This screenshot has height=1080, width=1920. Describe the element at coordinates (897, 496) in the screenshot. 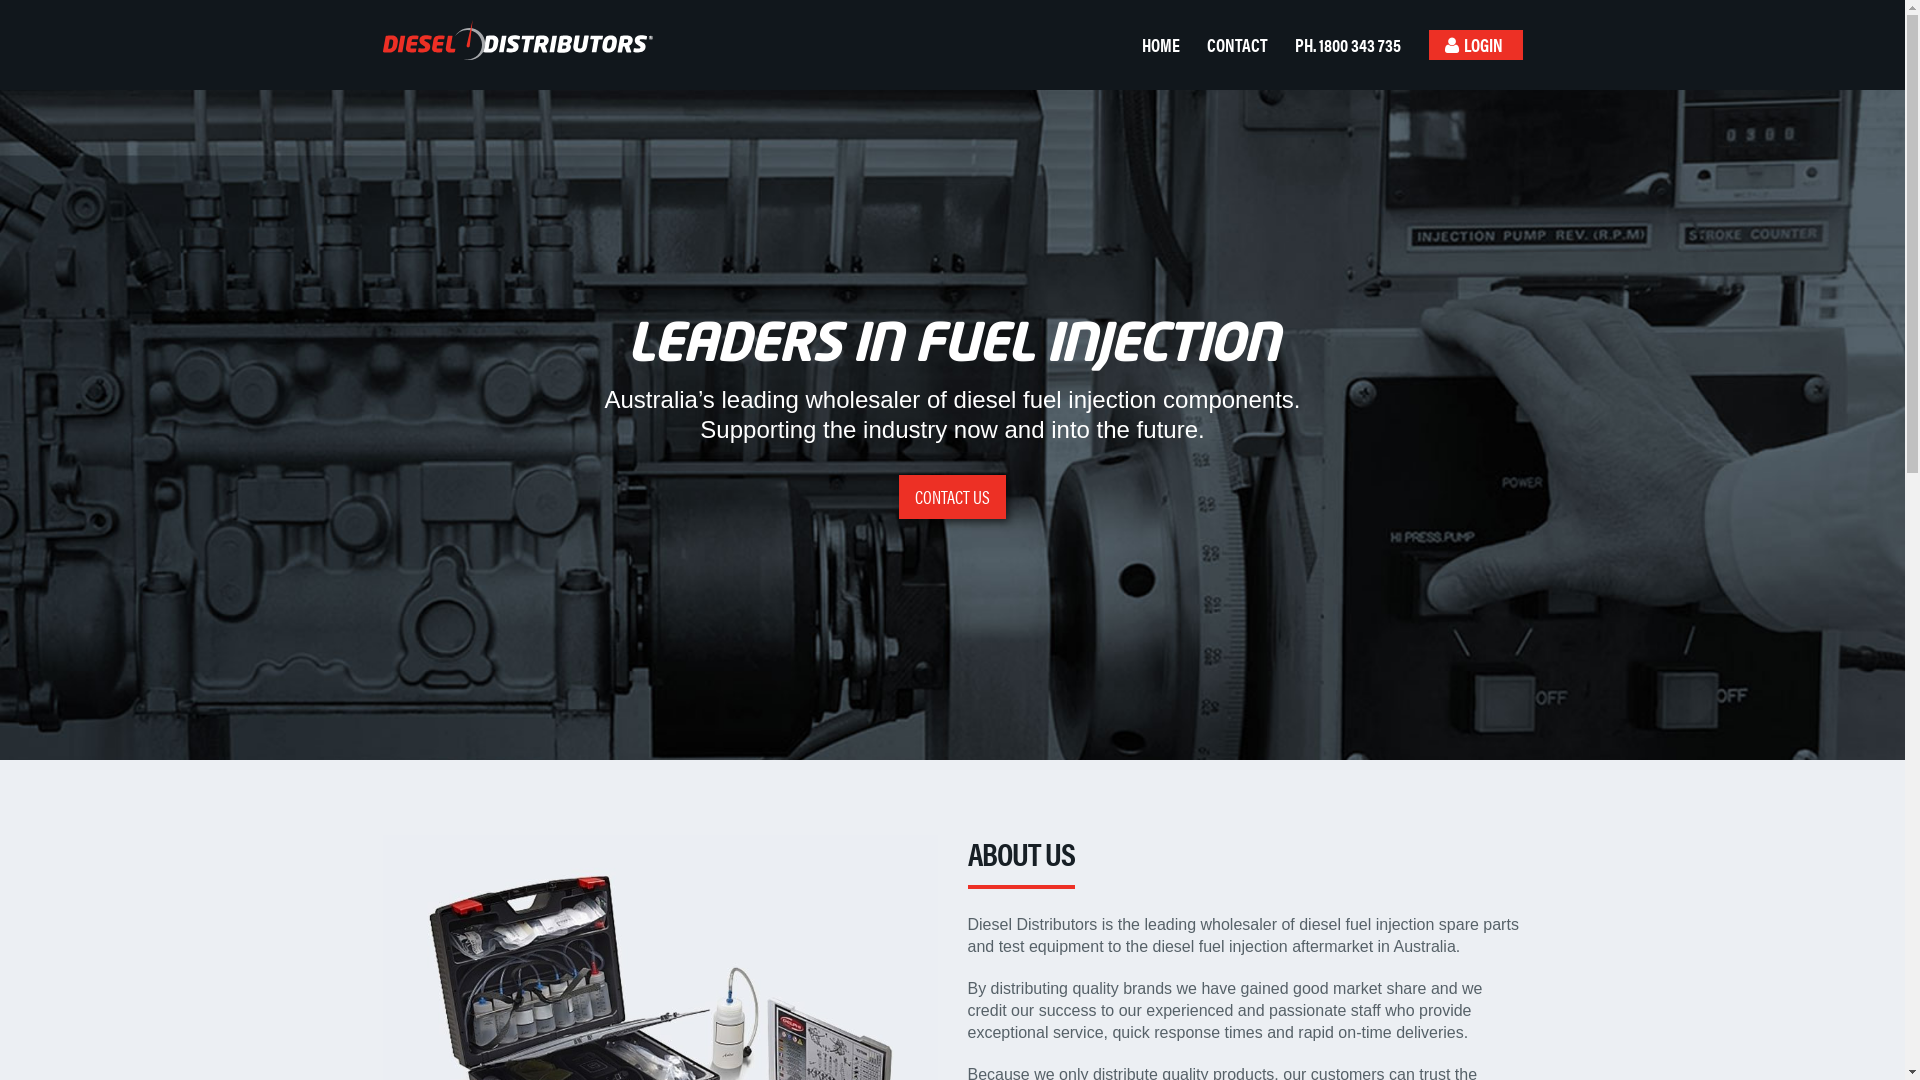

I see `'CONTACT US'` at that location.